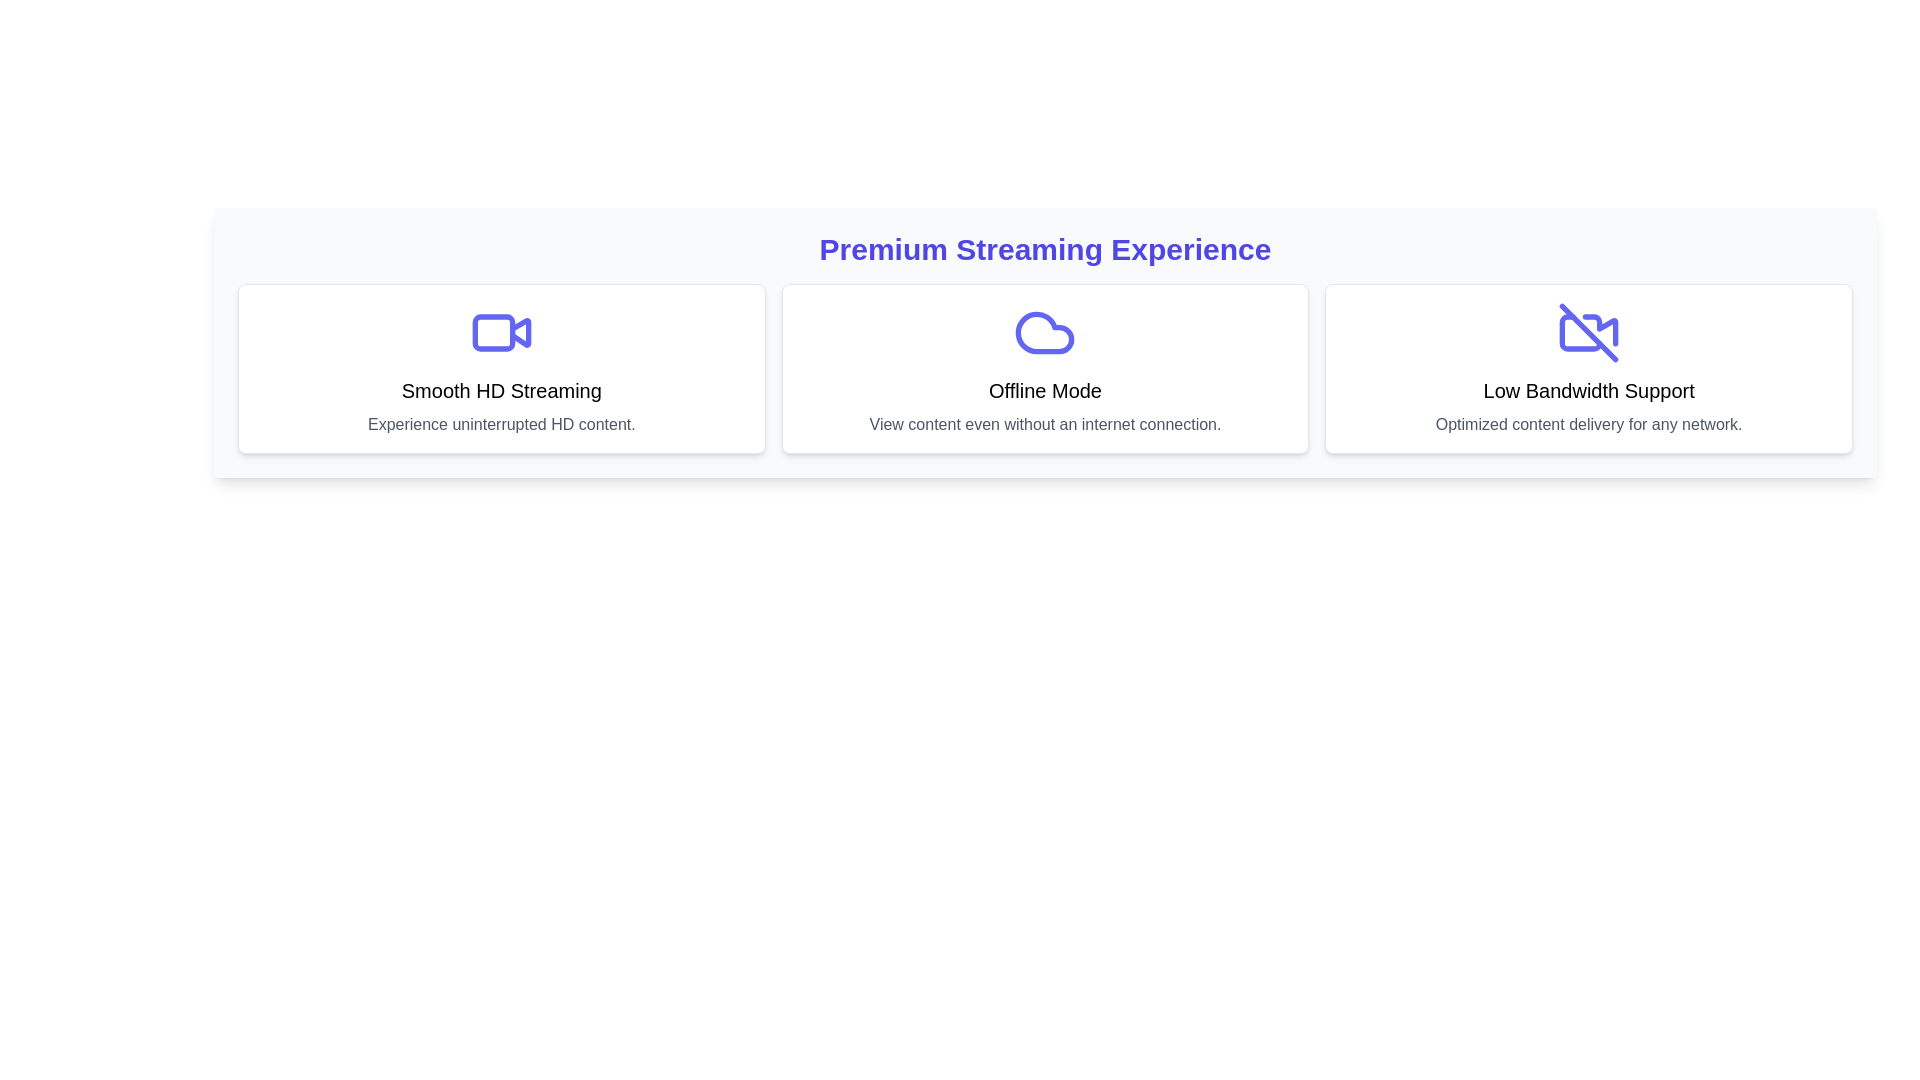  I want to click on the text label stating 'Optimized content delivery for any network.' which is located beneath the title 'Low Bandwidth Support' in the rightmost card of the three-card layout, so click(1588, 423).